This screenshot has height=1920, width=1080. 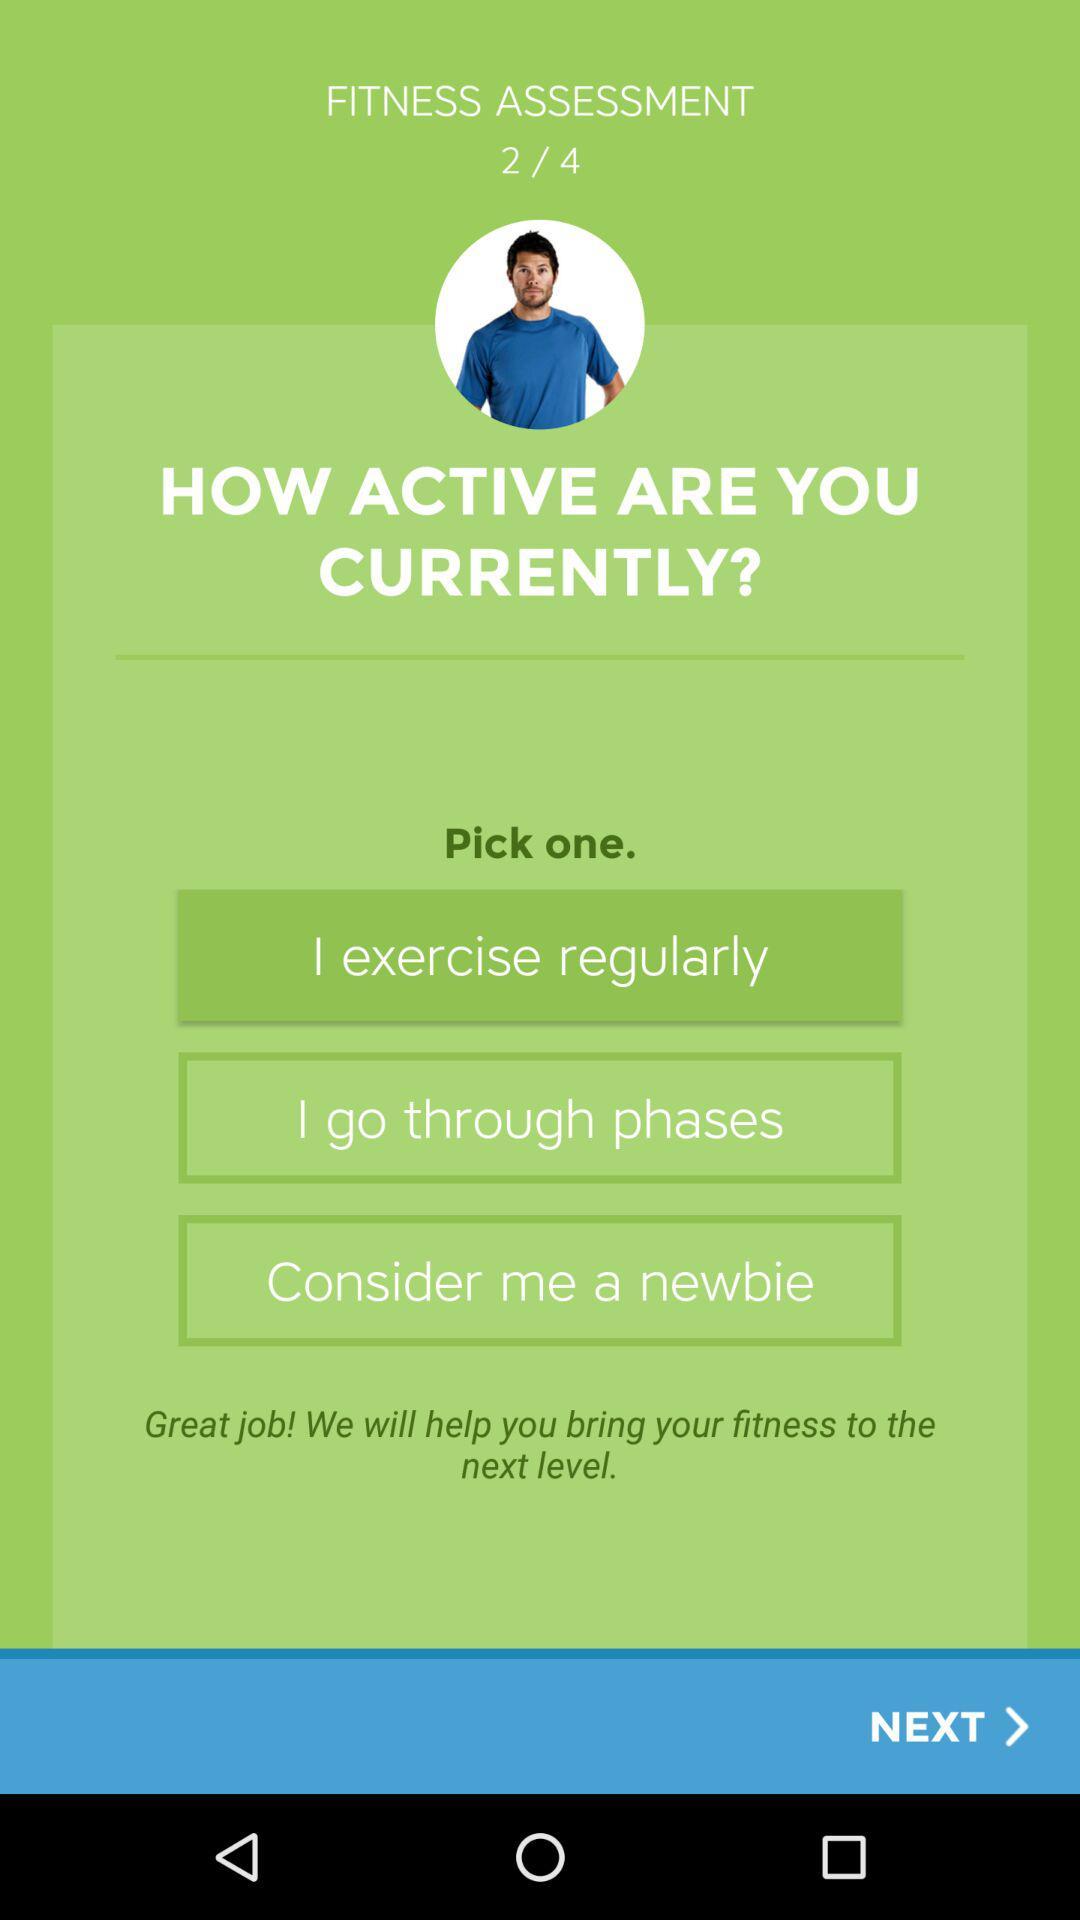 What do you see at coordinates (540, 1280) in the screenshot?
I see `consider me a icon` at bounding box center [540, 1280].